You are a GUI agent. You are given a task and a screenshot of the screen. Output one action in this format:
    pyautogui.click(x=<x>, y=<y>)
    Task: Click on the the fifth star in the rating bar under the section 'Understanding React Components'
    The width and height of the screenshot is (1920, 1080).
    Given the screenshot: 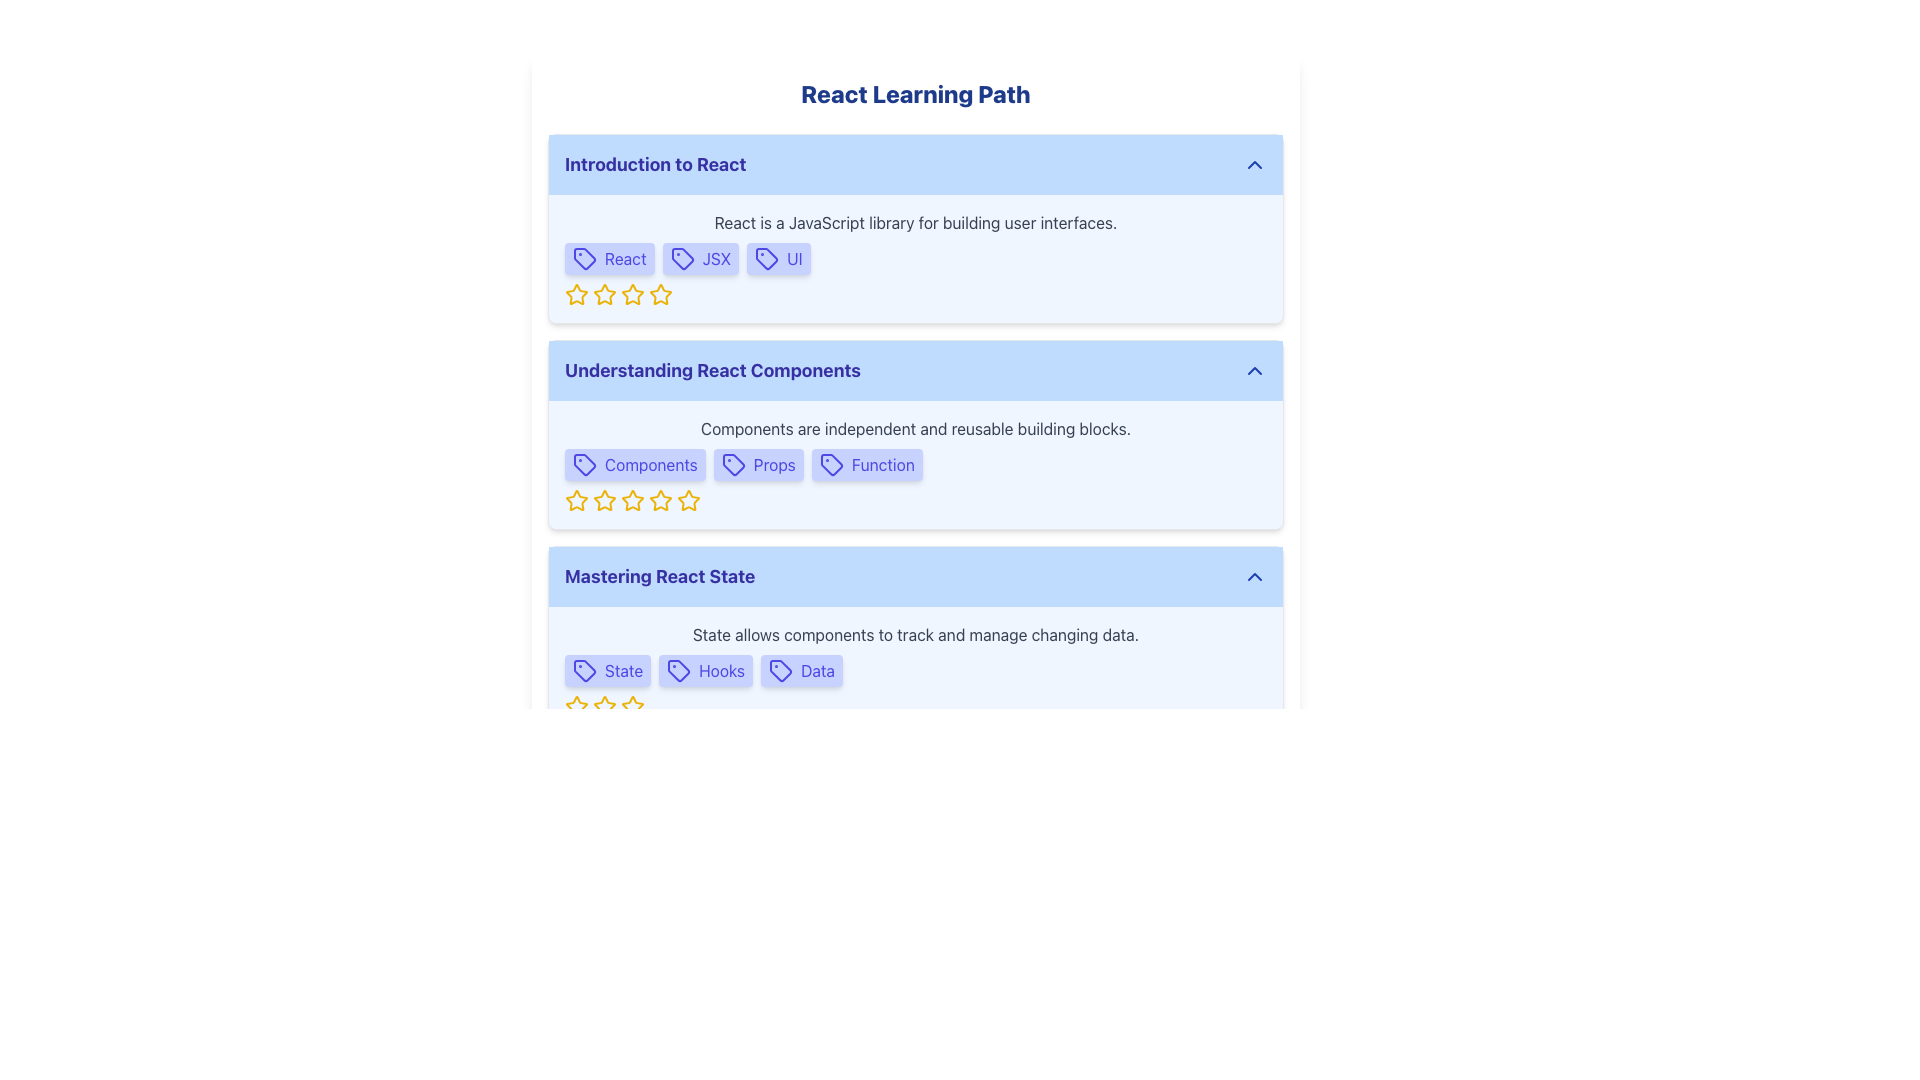 What is the action you would take?
    pyautogui.click(x=689, y=499)
    